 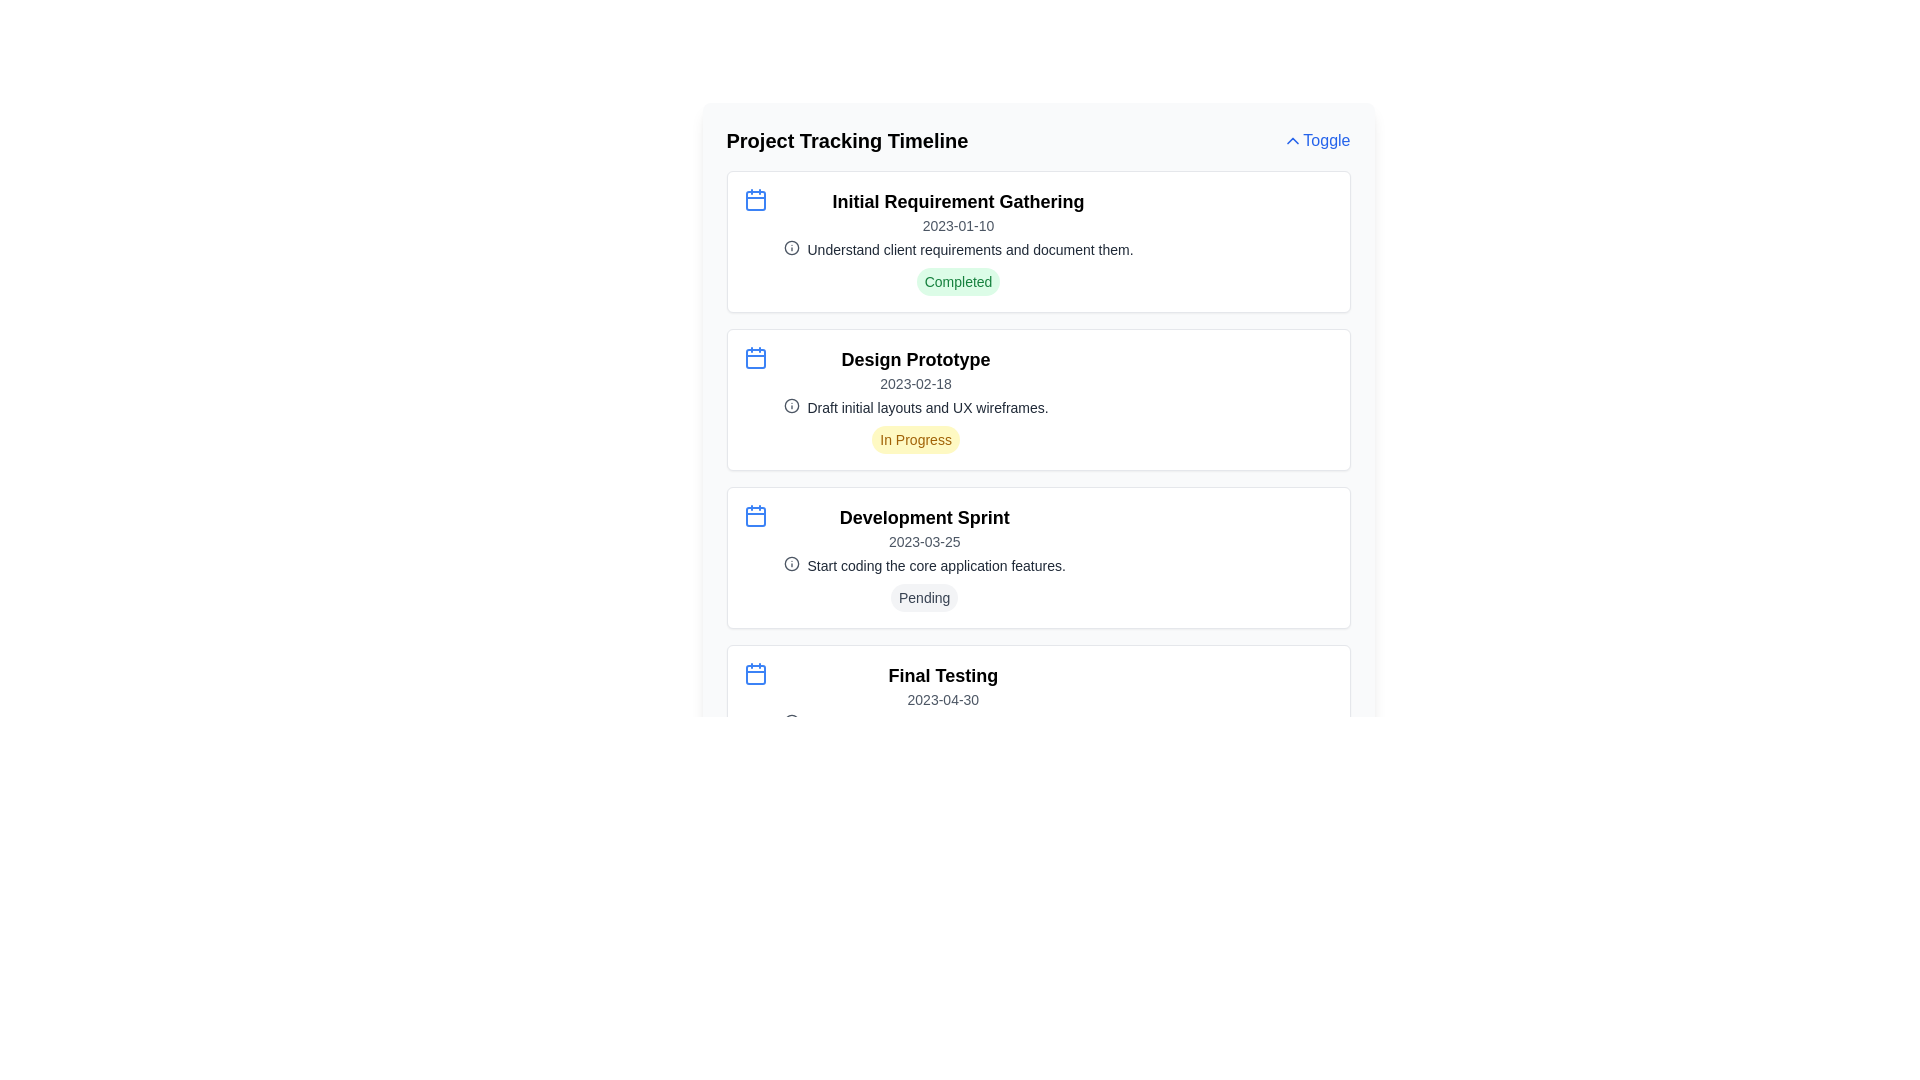 What do you see at coordinates (790, 405) in the screenshot?
I see `the informational icon located in the 'Design Prototype' section of the timeline, positioned to the left before the text of the 'Initial Requirement Gathering' section` at bounding box center [790, 405].